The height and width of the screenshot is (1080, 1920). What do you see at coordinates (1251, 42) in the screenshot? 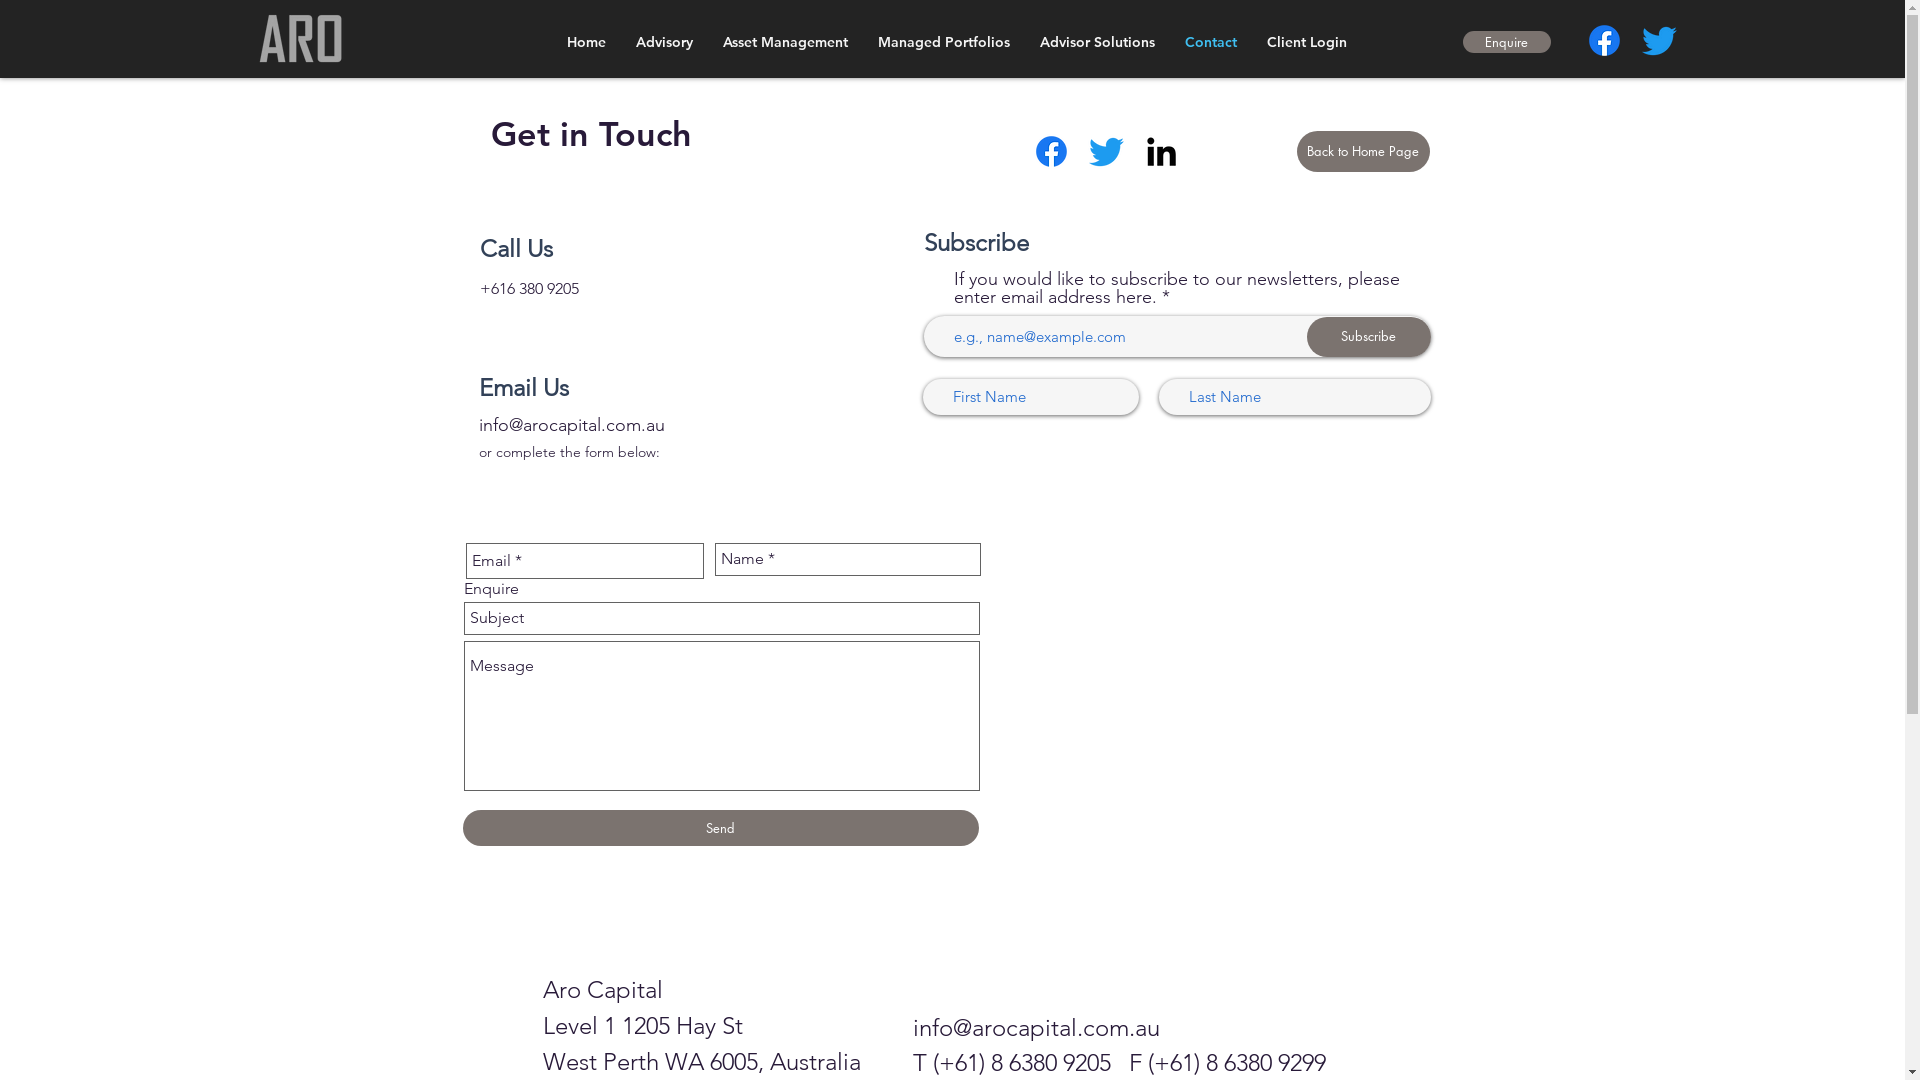
I see `'Client Login'` at bounding box center [1251, 42].